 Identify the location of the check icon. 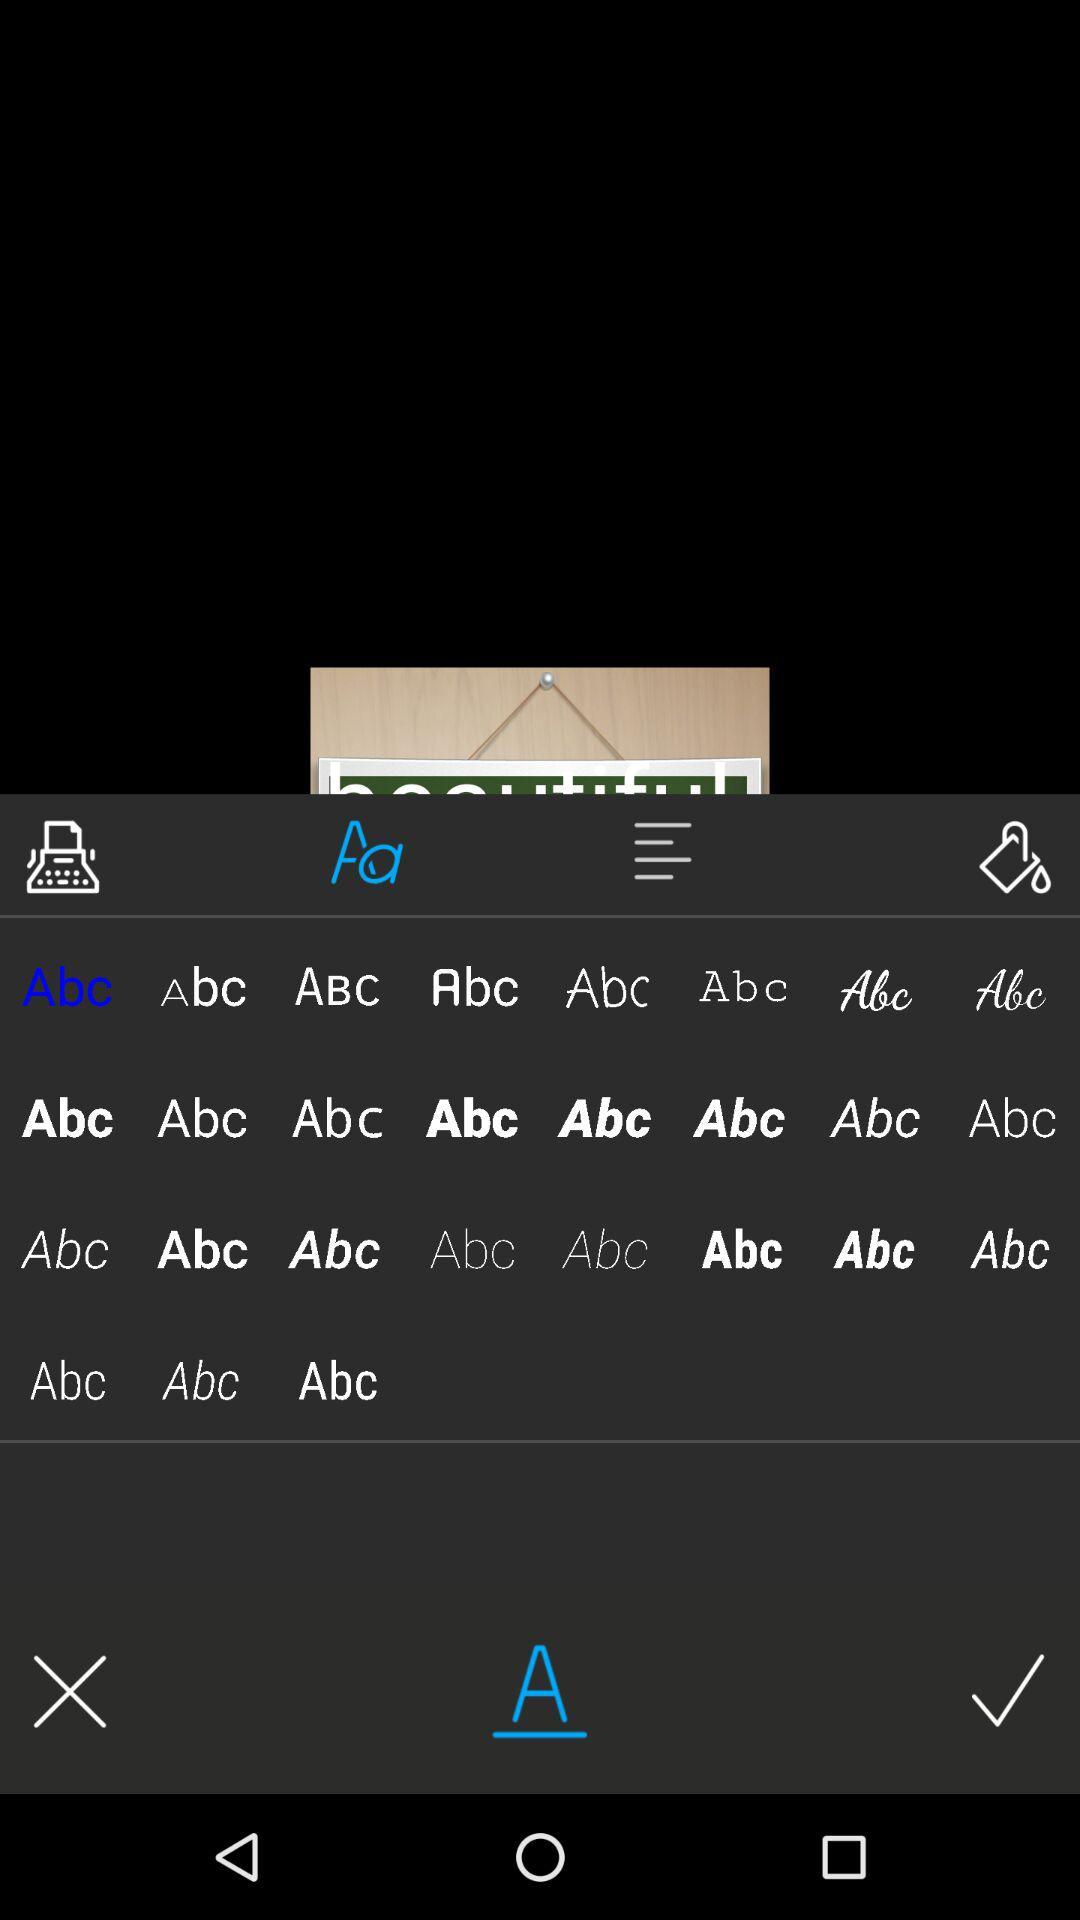
(1008, 1690).